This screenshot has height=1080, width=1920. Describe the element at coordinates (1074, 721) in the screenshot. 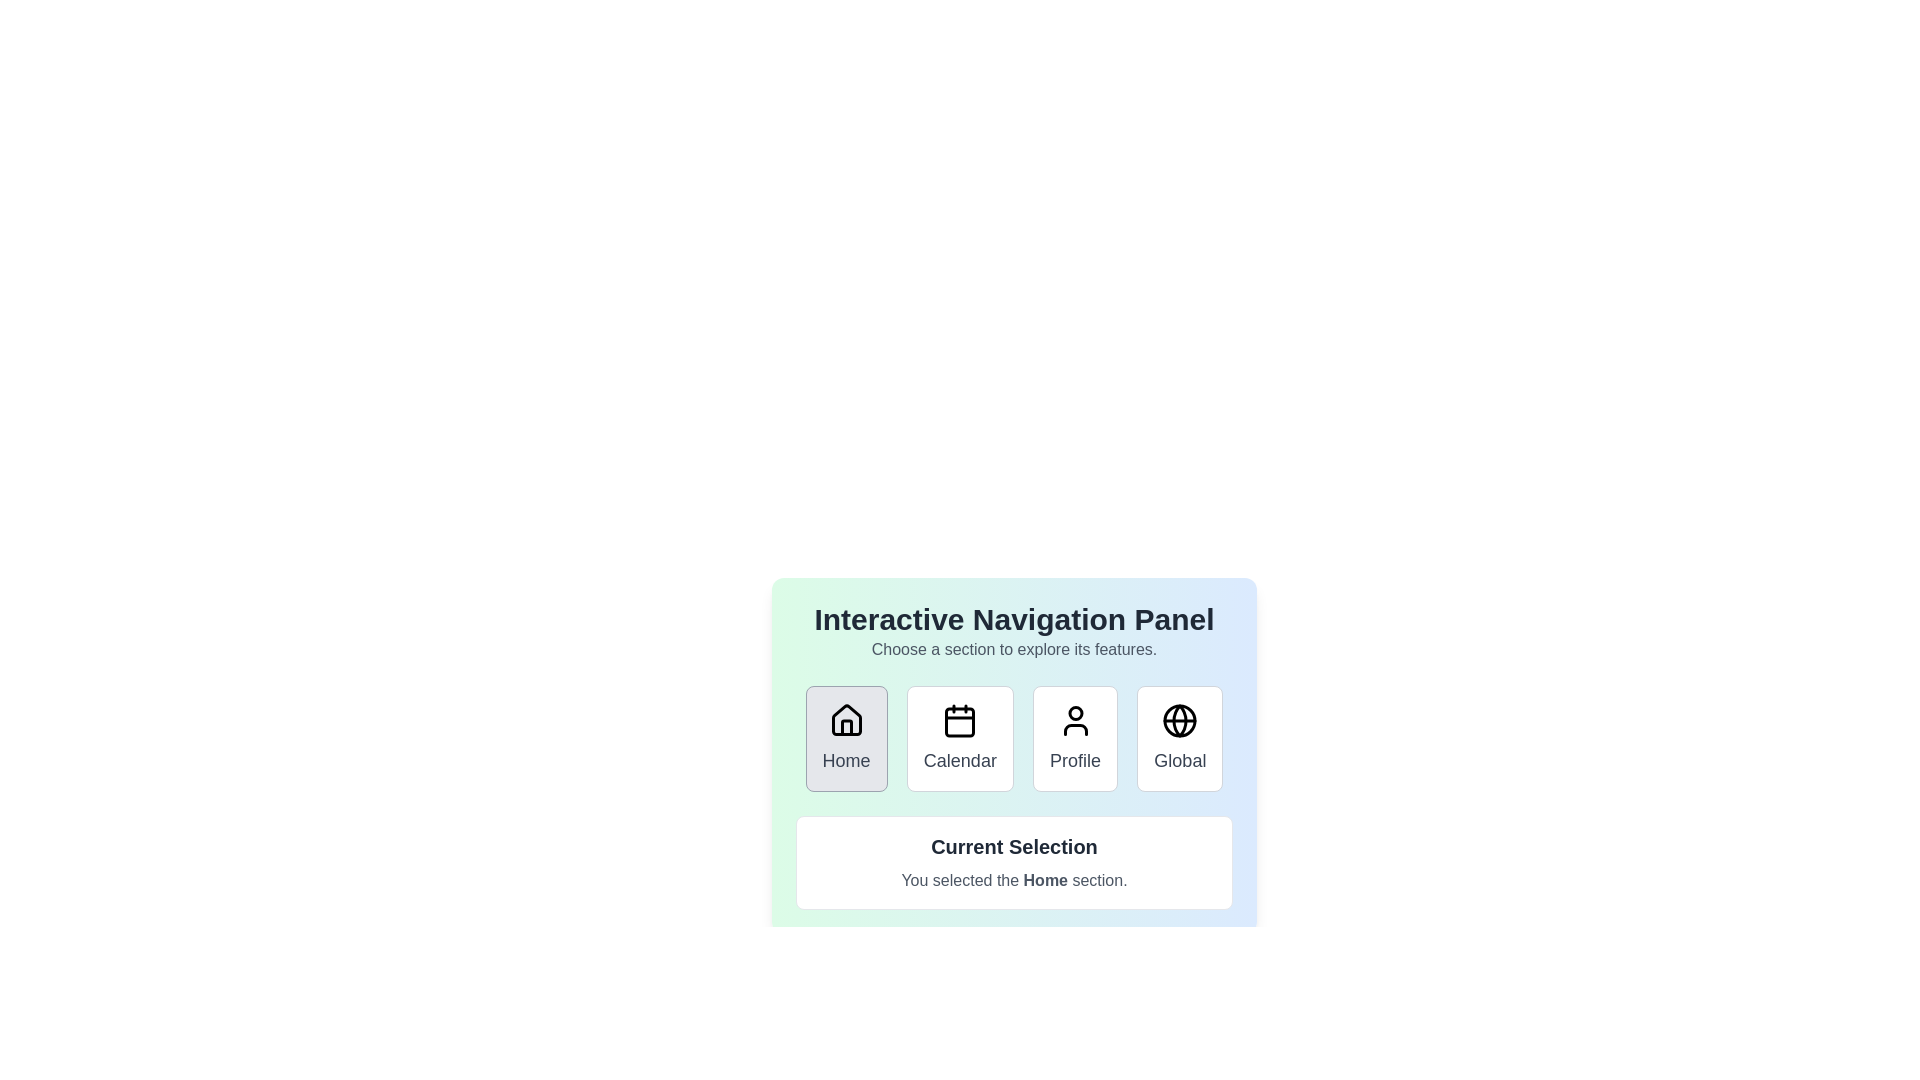

I see `the 'Profile' icon located at the top center of the 'Profile' button` at that location.